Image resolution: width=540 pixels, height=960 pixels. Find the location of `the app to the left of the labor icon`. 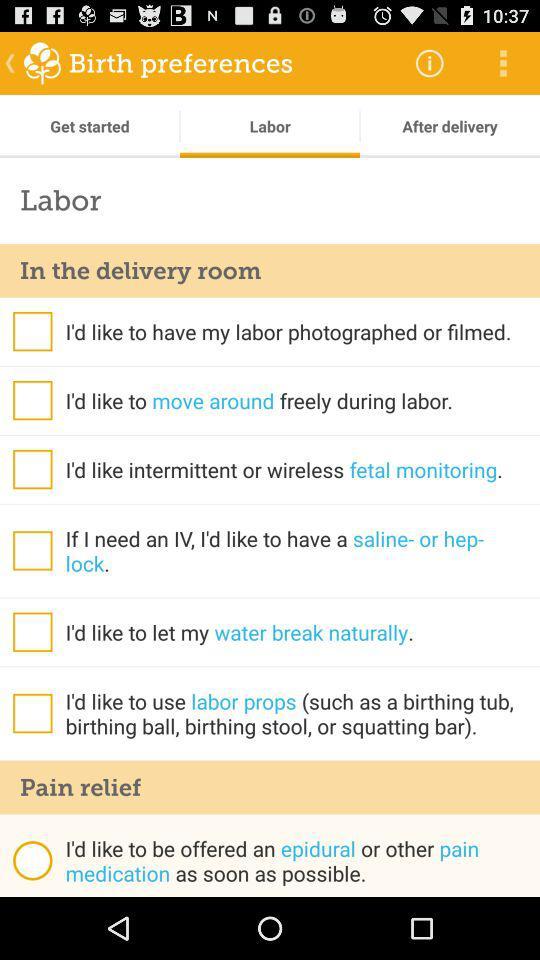

the app to the left of the labor icon is located at coordinates (89, 125).